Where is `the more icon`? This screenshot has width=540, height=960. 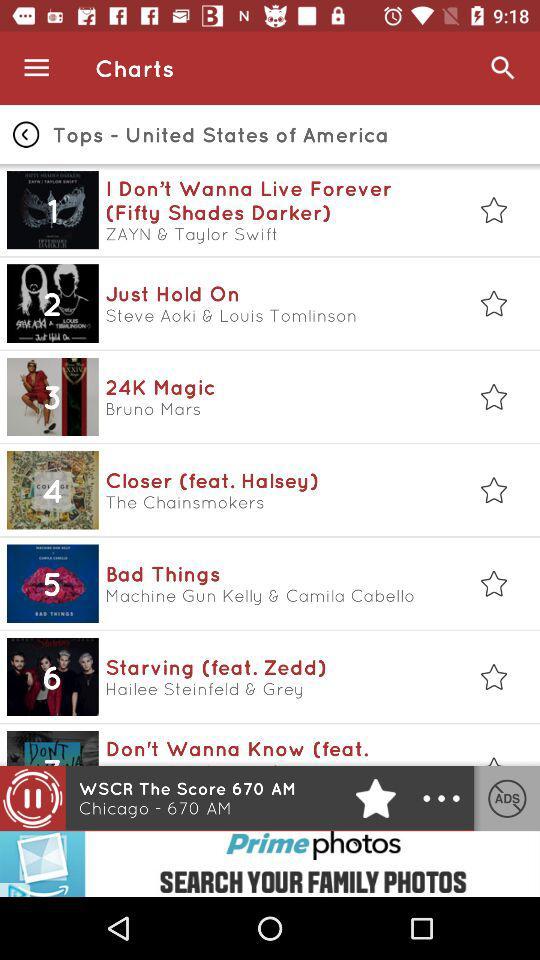 the more icon is located at coordinates (441, 798).